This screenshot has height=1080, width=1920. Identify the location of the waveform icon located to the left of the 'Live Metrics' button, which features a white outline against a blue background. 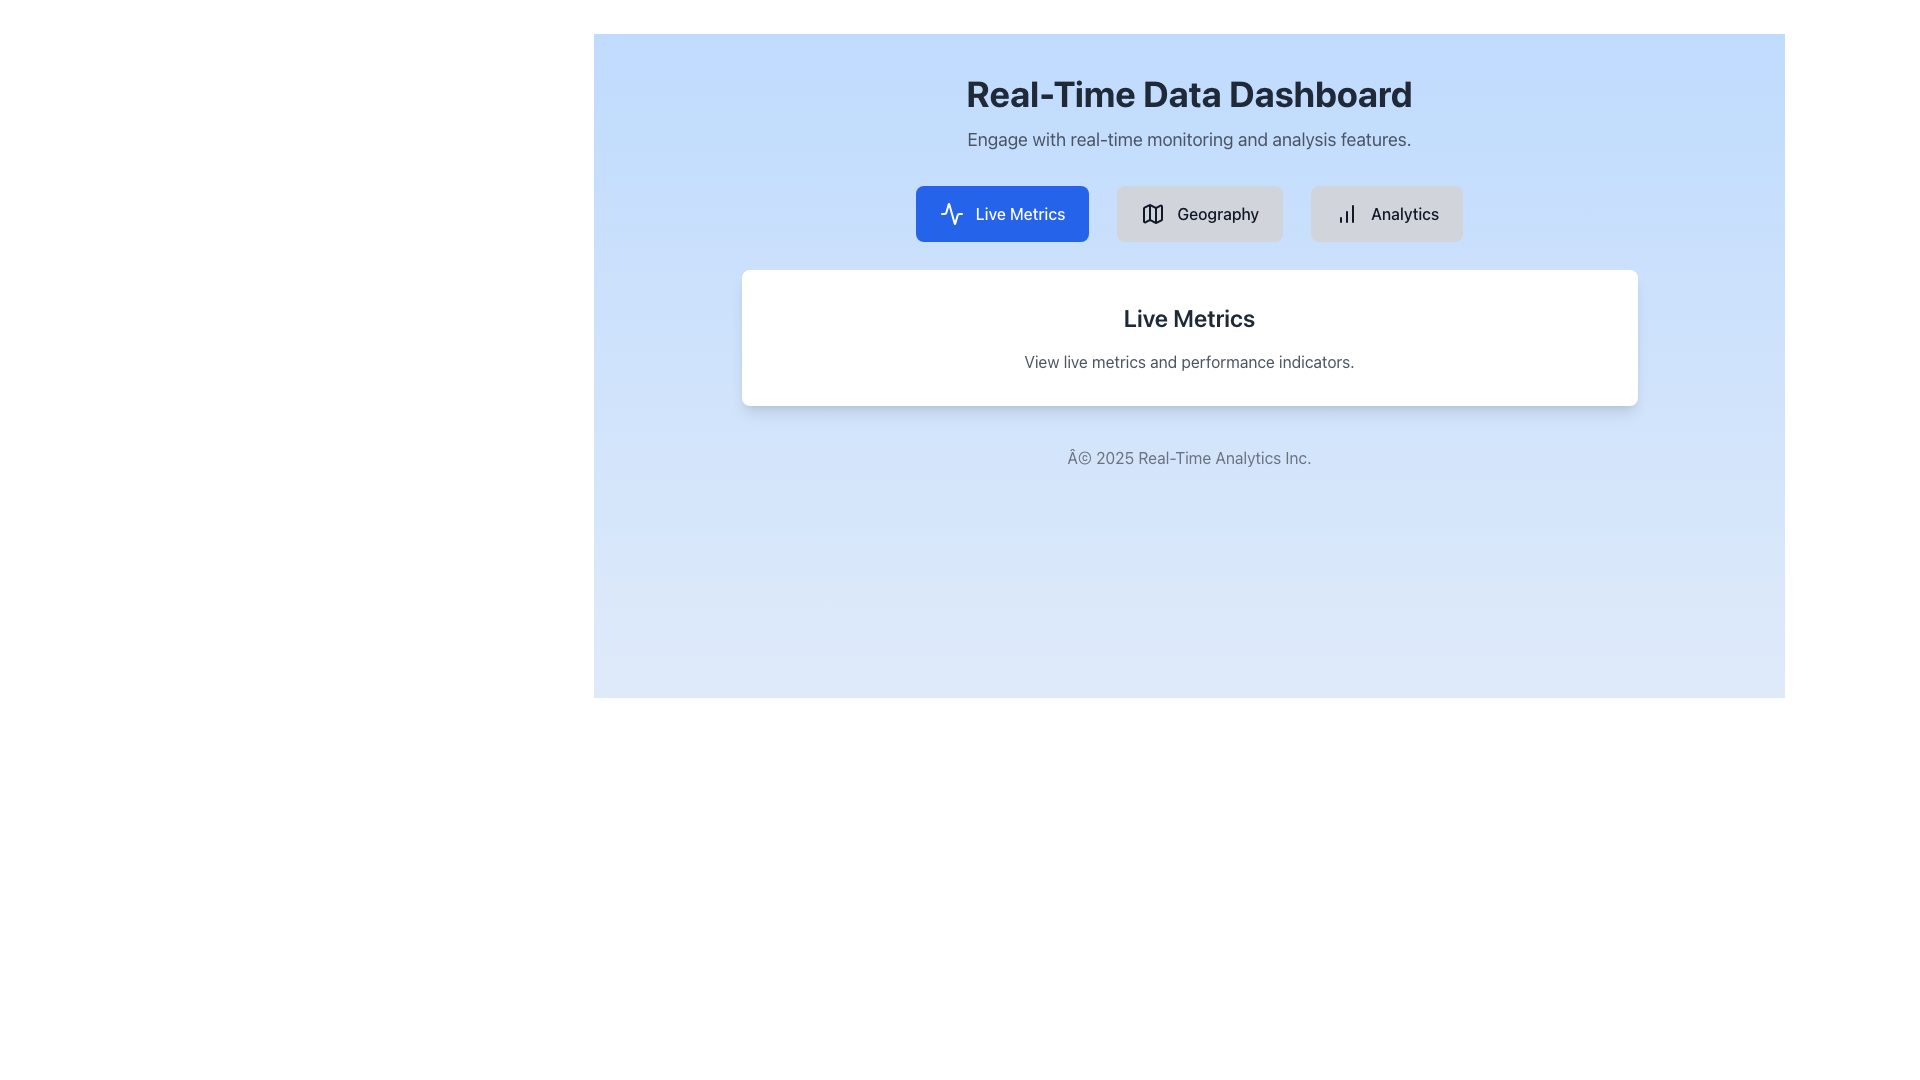
(950, 213).